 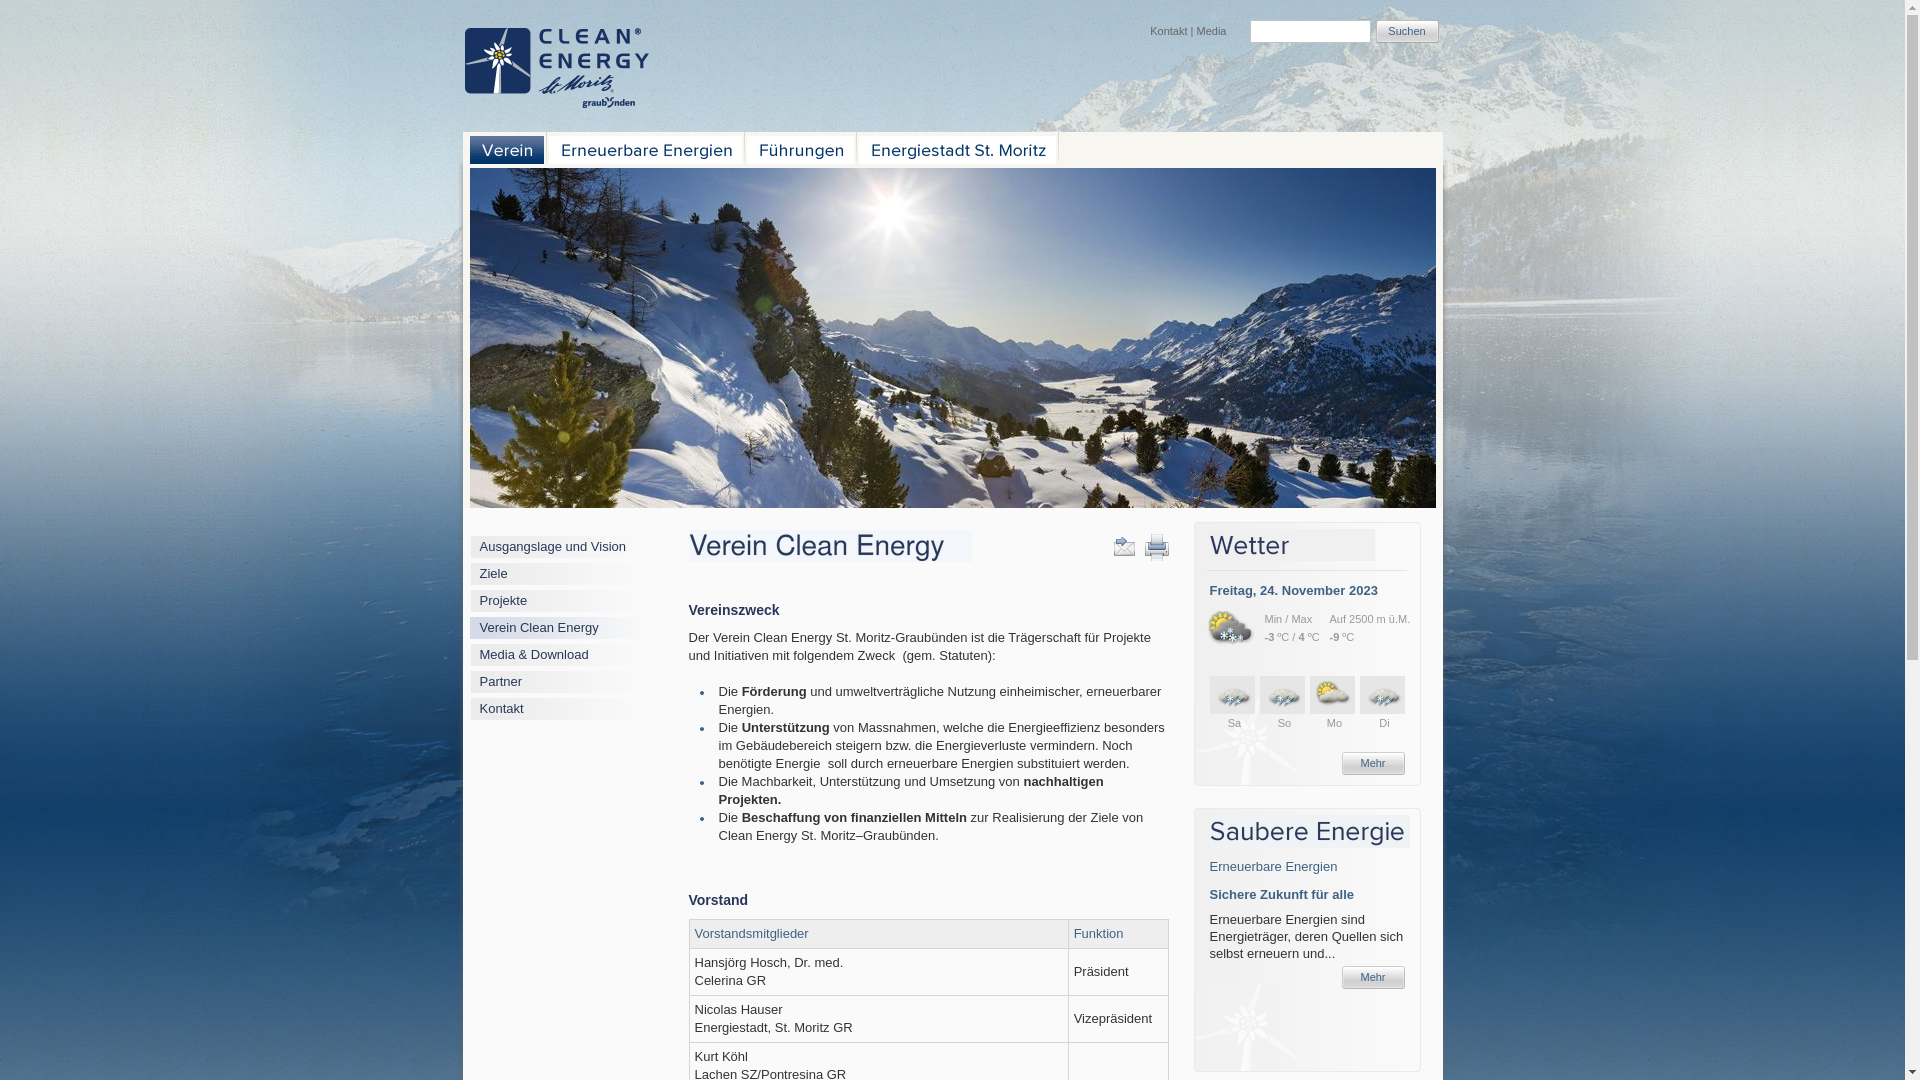 What do you see at coordinates (1112, 546) in the screenshot?
I see `'Seite versenden'` at bounding box center [1112, 546].